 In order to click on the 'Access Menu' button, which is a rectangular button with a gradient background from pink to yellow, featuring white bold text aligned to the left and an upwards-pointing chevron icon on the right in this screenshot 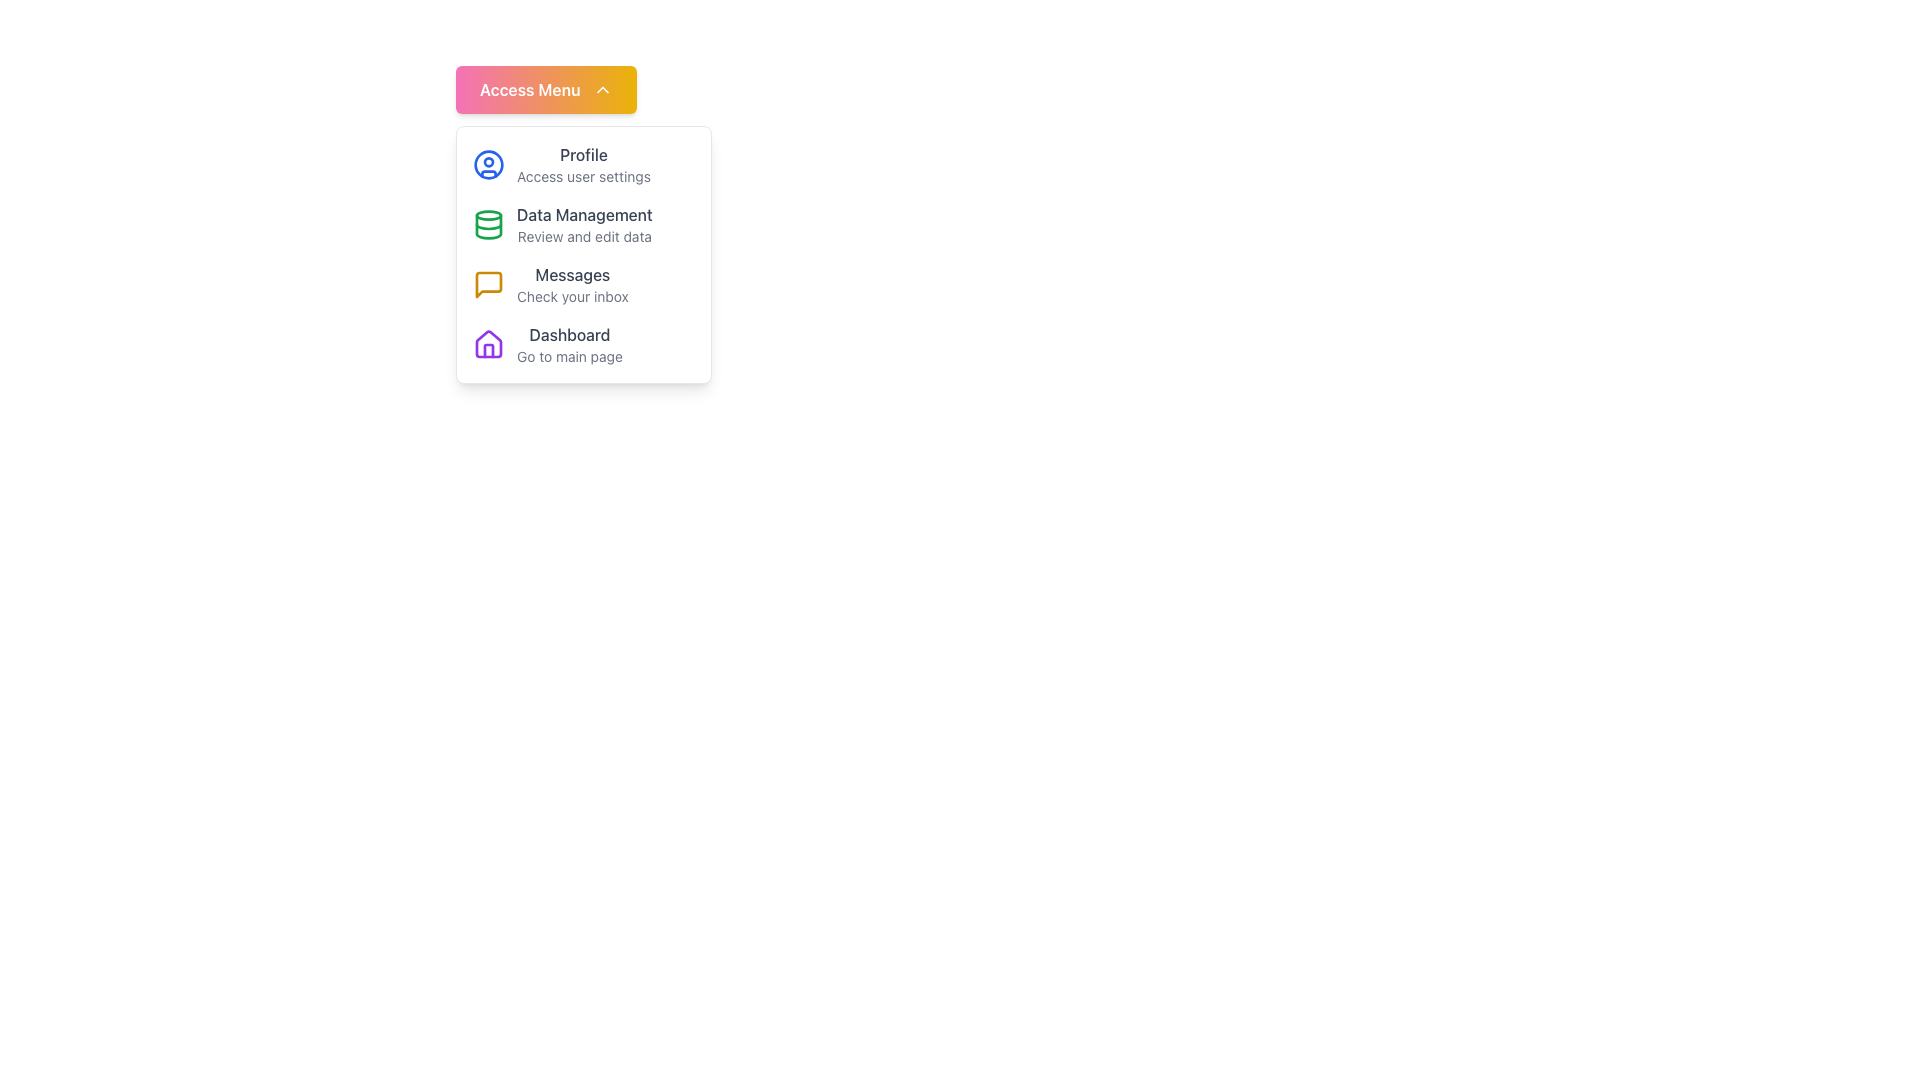, I will do `click(546, 88)`.